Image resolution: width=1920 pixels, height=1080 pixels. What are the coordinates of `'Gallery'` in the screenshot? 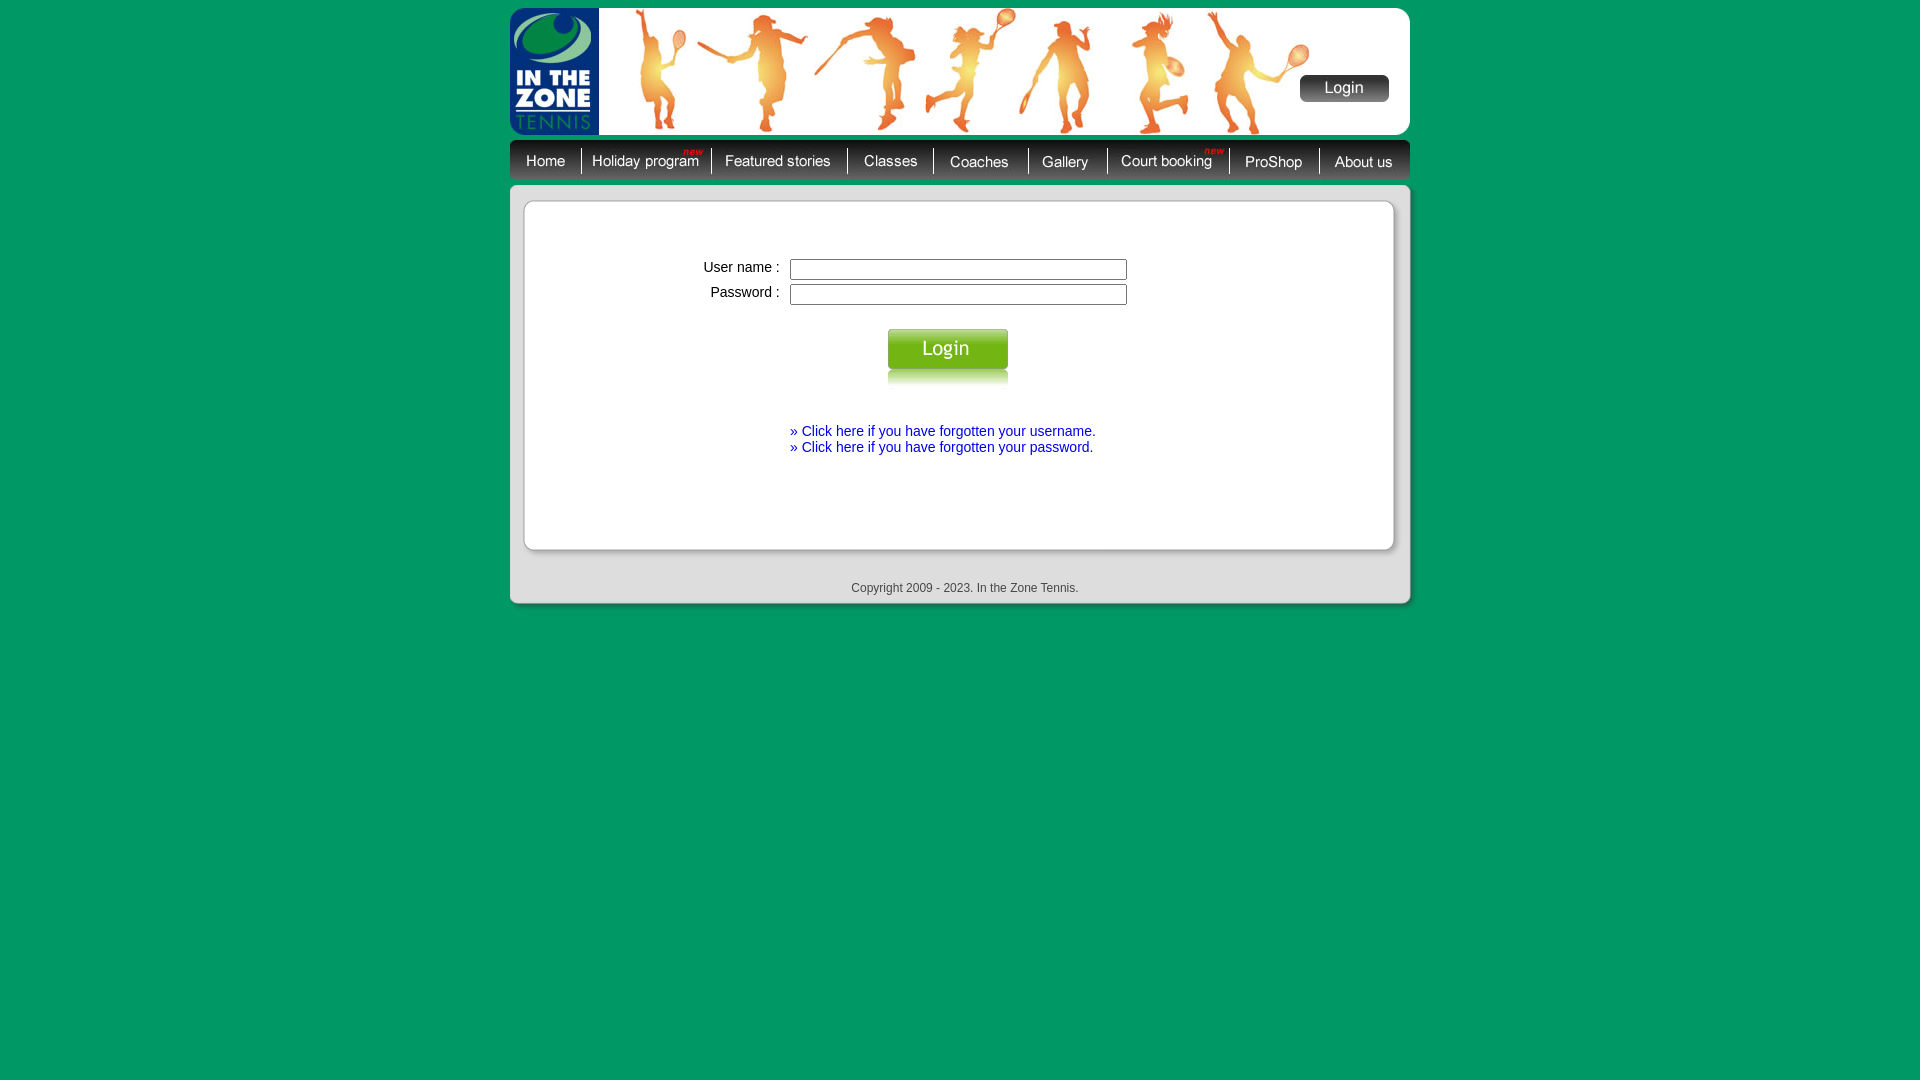 It's located at (1066, 158).